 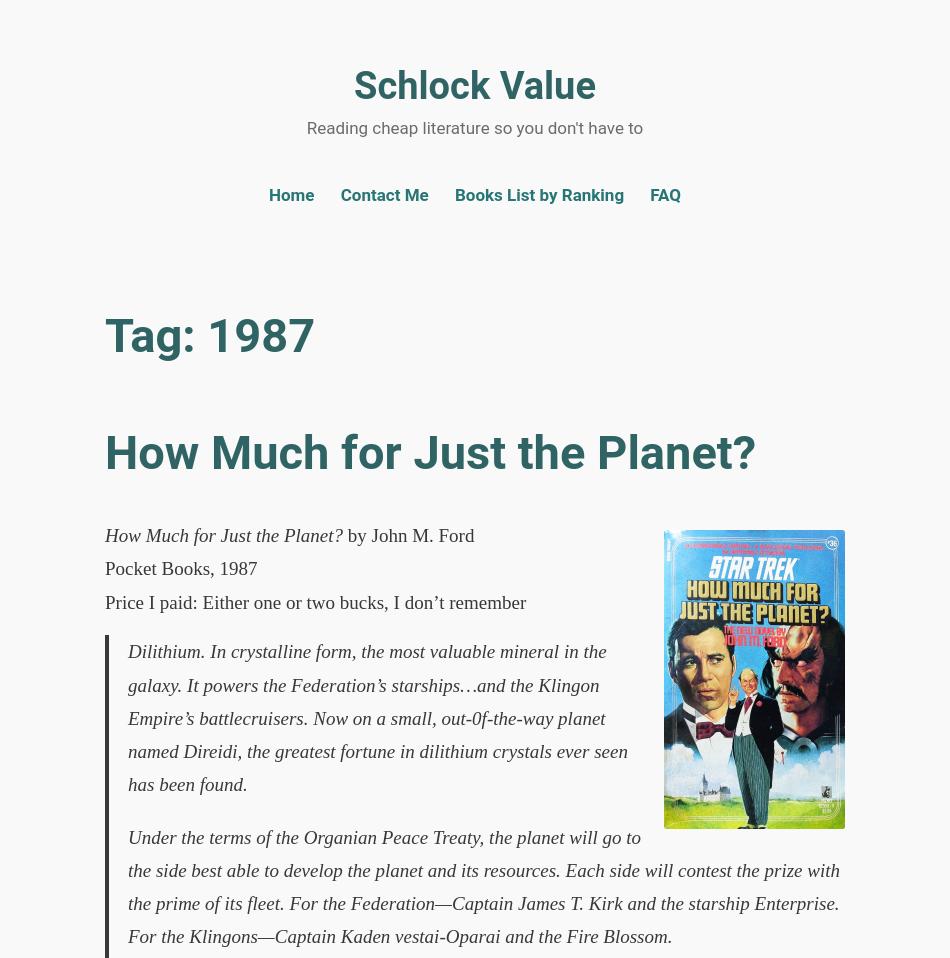 I want to click on 'Pocket Books, 1987', so click(x=180, y=568).